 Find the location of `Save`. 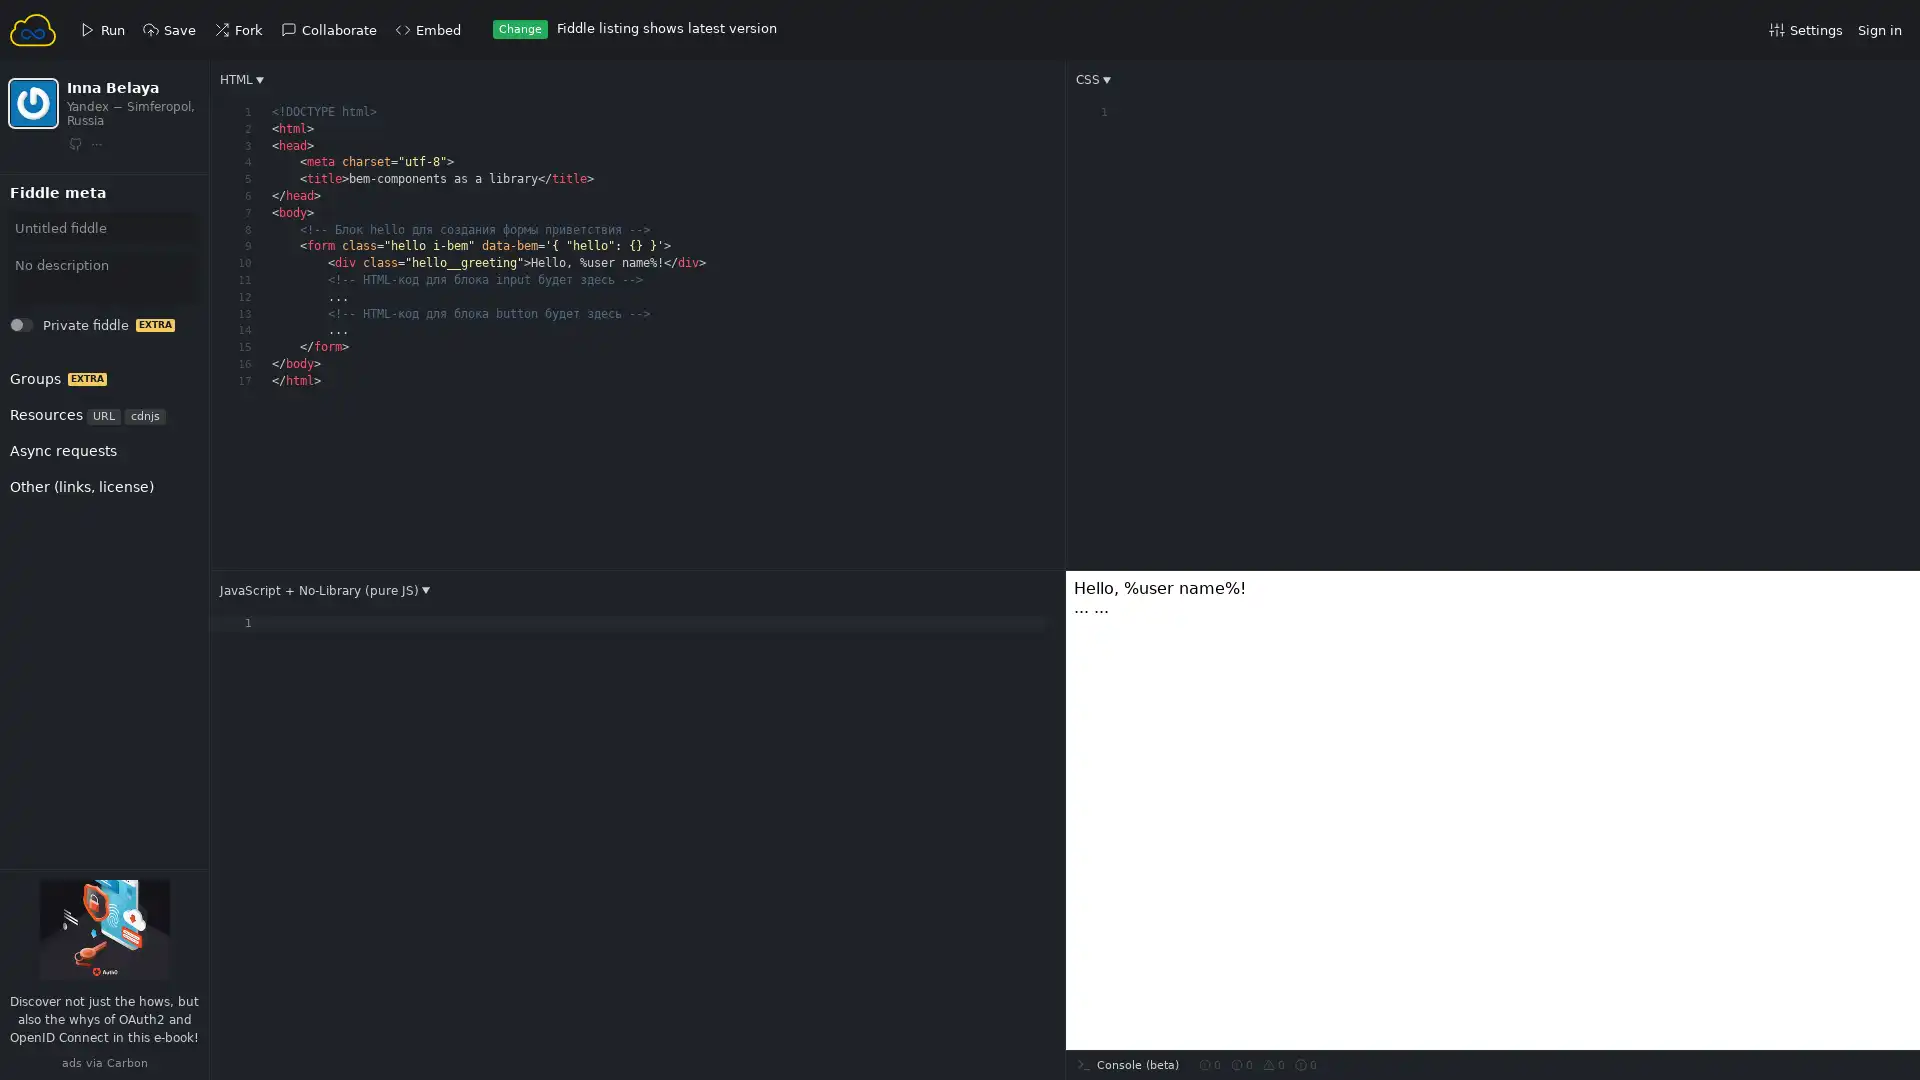

Save is located at coordinates (42, 215).